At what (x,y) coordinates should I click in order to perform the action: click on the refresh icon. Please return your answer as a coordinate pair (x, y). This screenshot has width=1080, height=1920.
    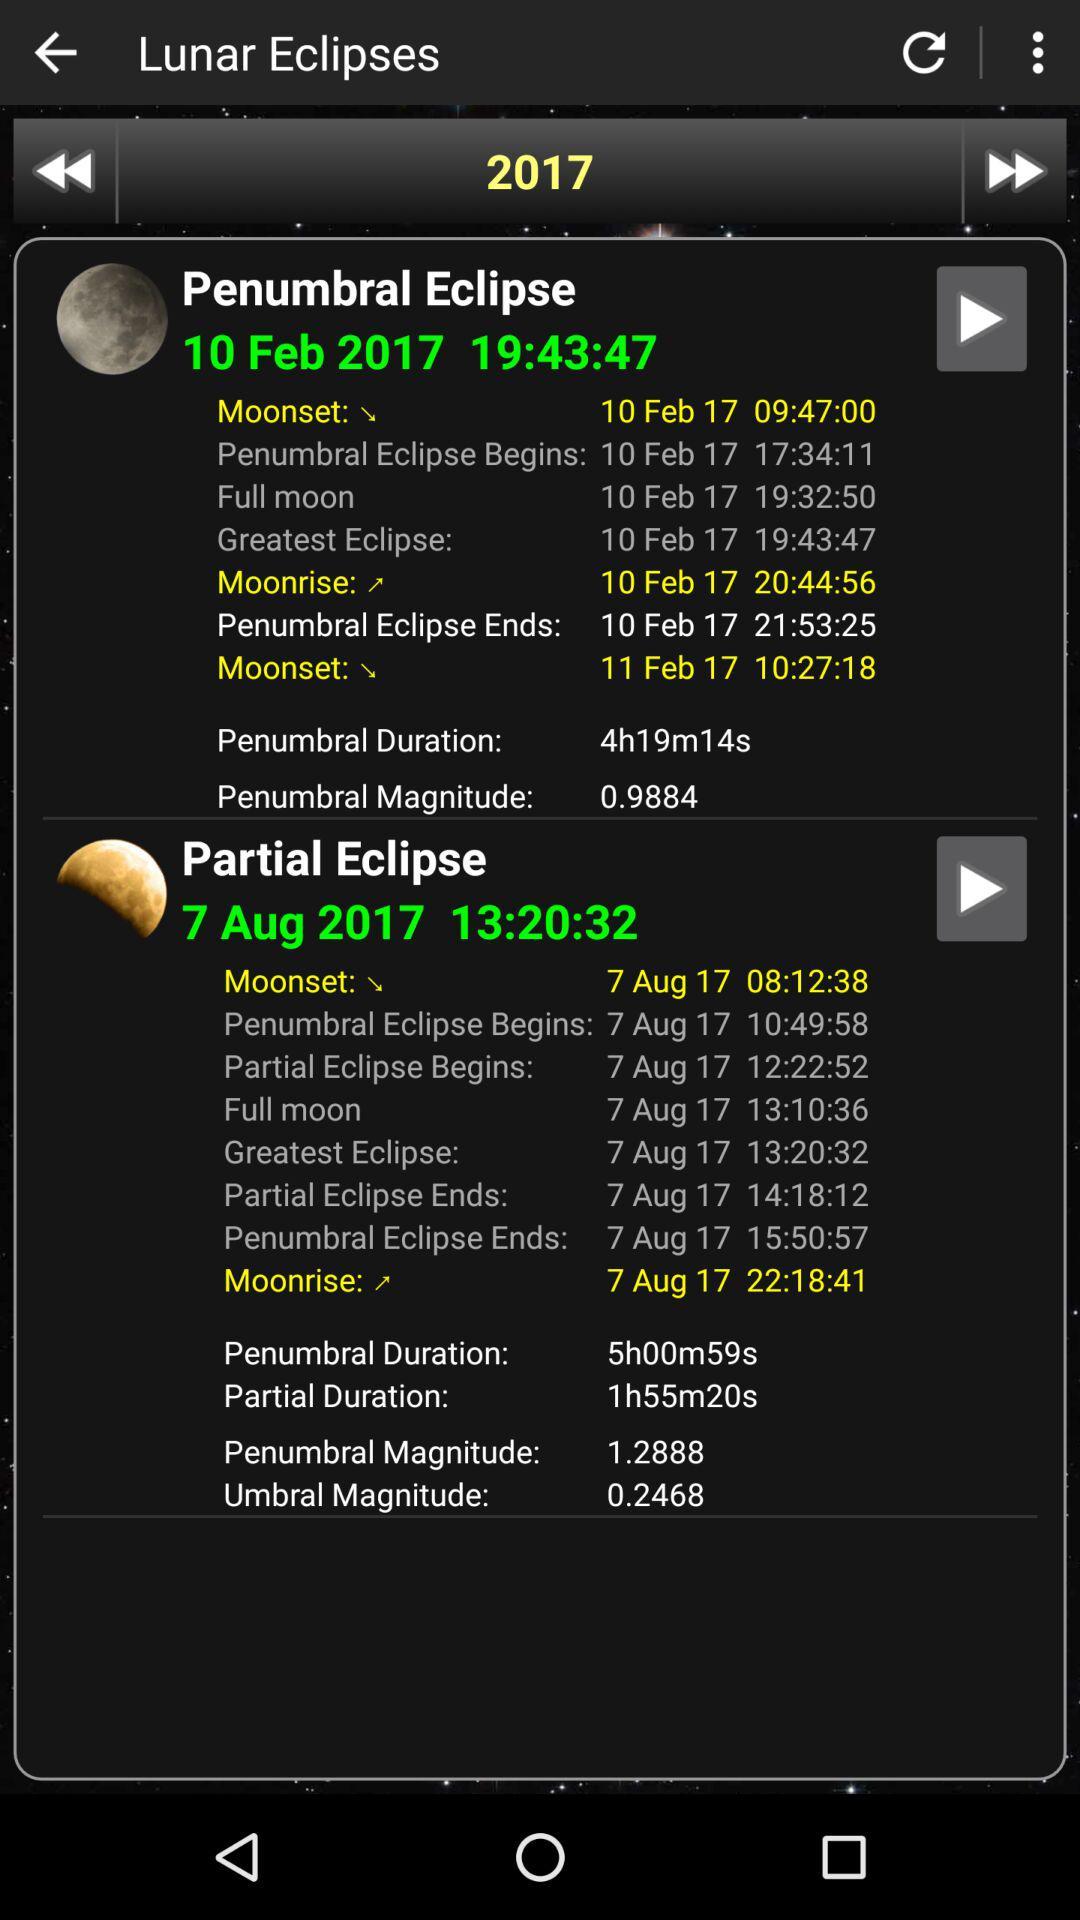
    Looking at the image, I should click on (924, 52).